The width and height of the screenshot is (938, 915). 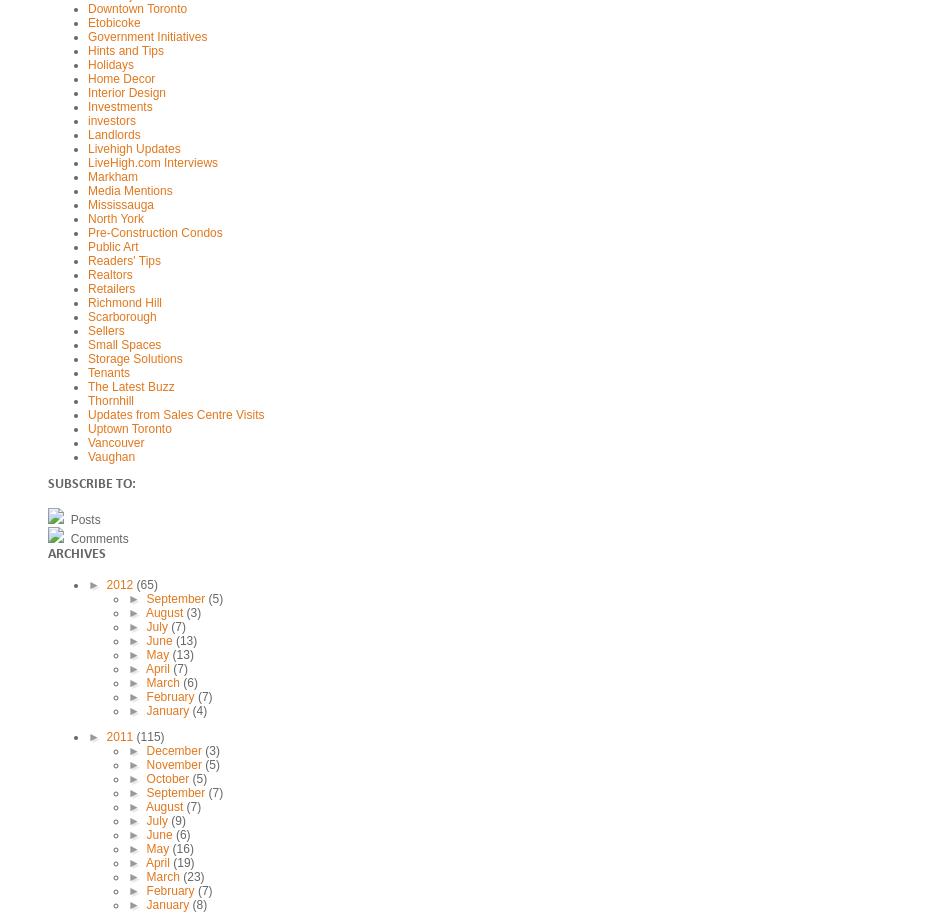 What do you see at coordinates (128, 428) in the screenshot?
I see `'Uptown Toronto'` at bounding box center [128, 428].